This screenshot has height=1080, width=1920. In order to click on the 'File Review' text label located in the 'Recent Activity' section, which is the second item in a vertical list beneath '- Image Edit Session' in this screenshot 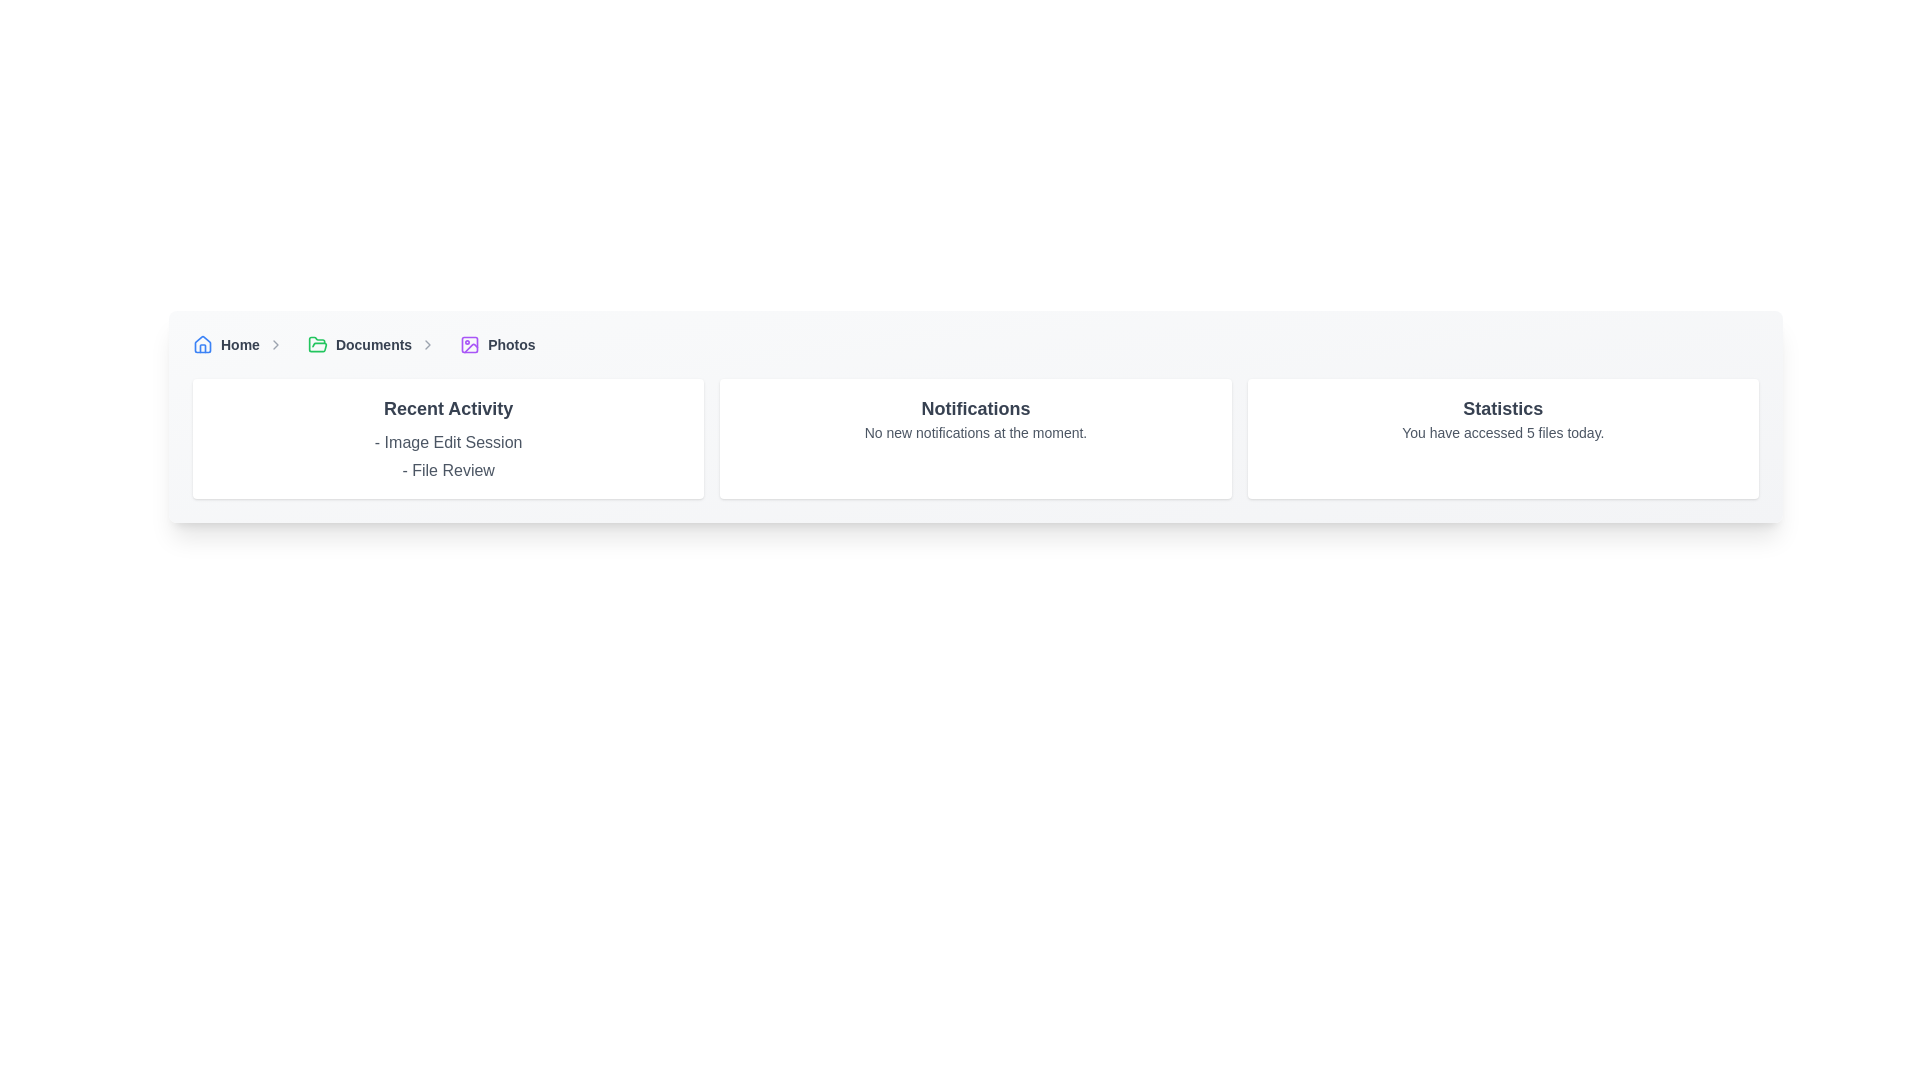, I will do `click(447, 470)`.